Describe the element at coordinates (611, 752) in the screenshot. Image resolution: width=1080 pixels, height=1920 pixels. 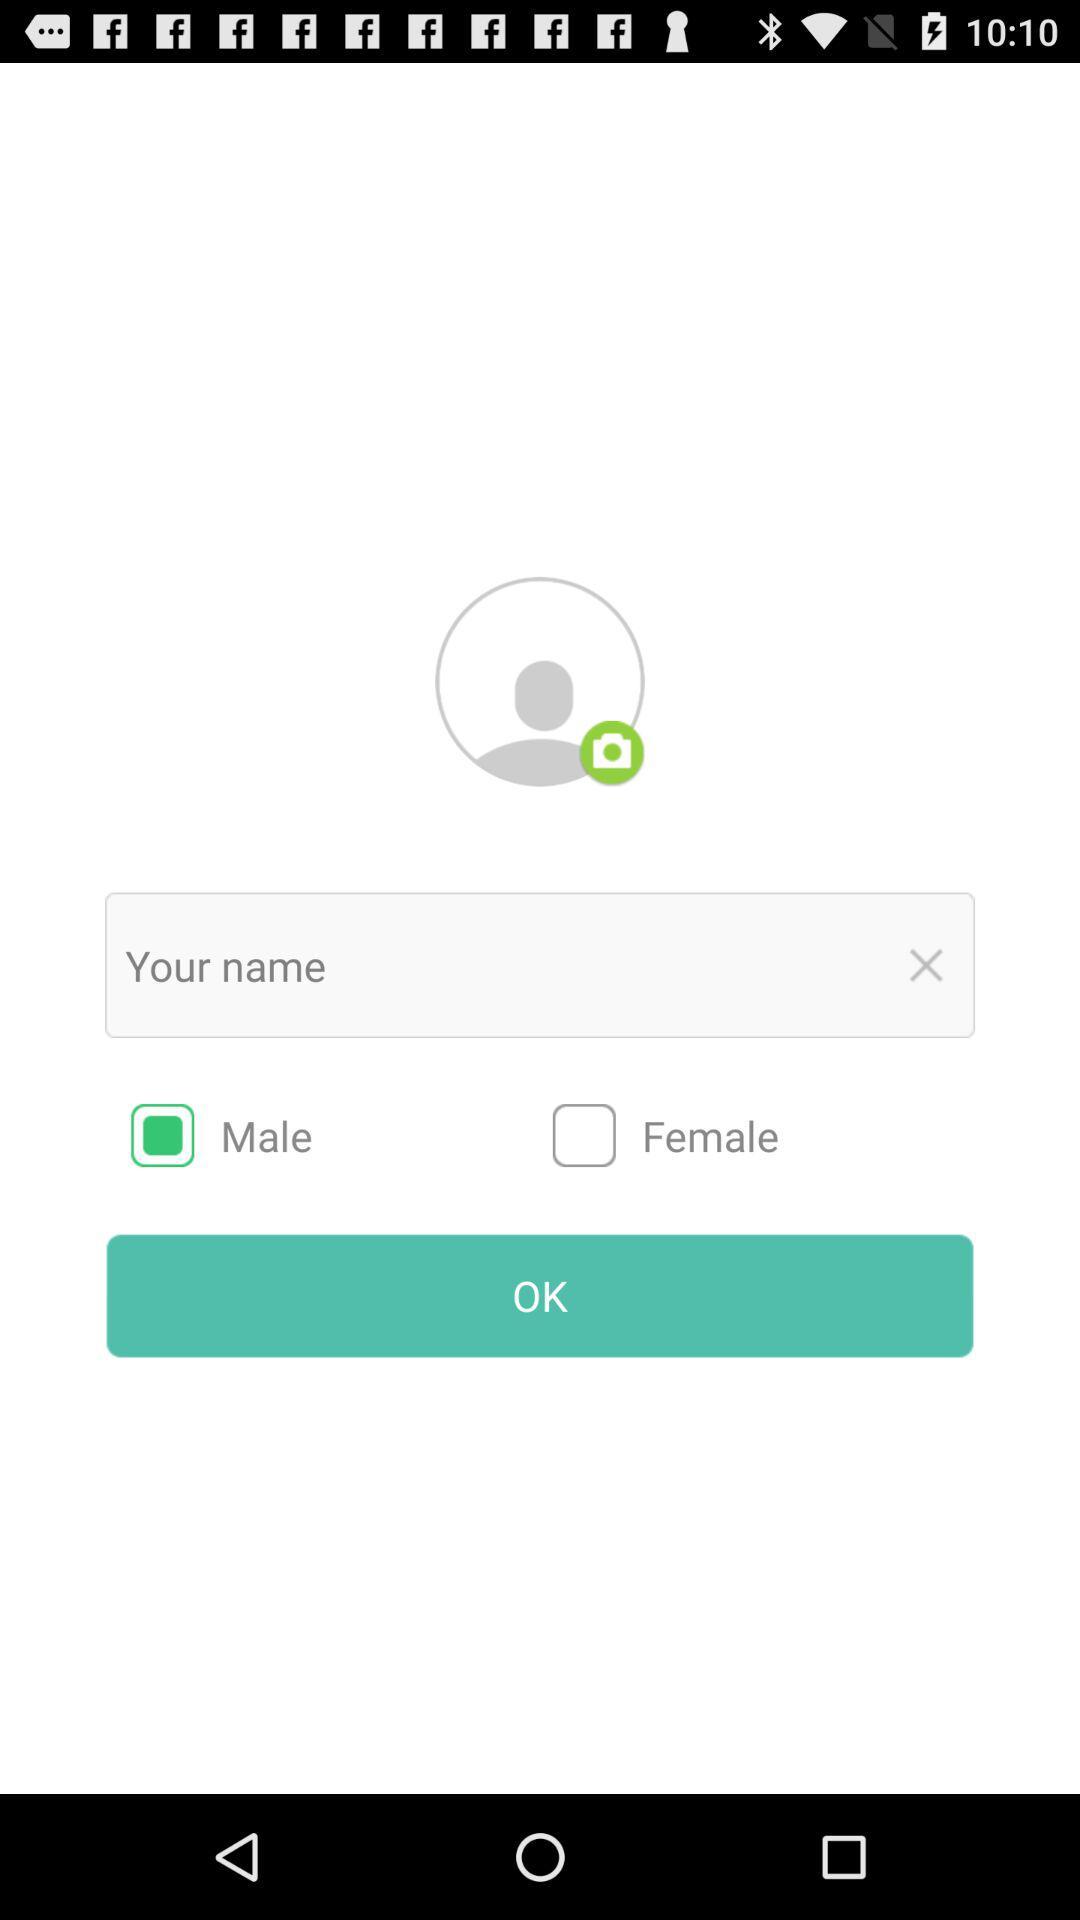
I see `choose photo` at that location.